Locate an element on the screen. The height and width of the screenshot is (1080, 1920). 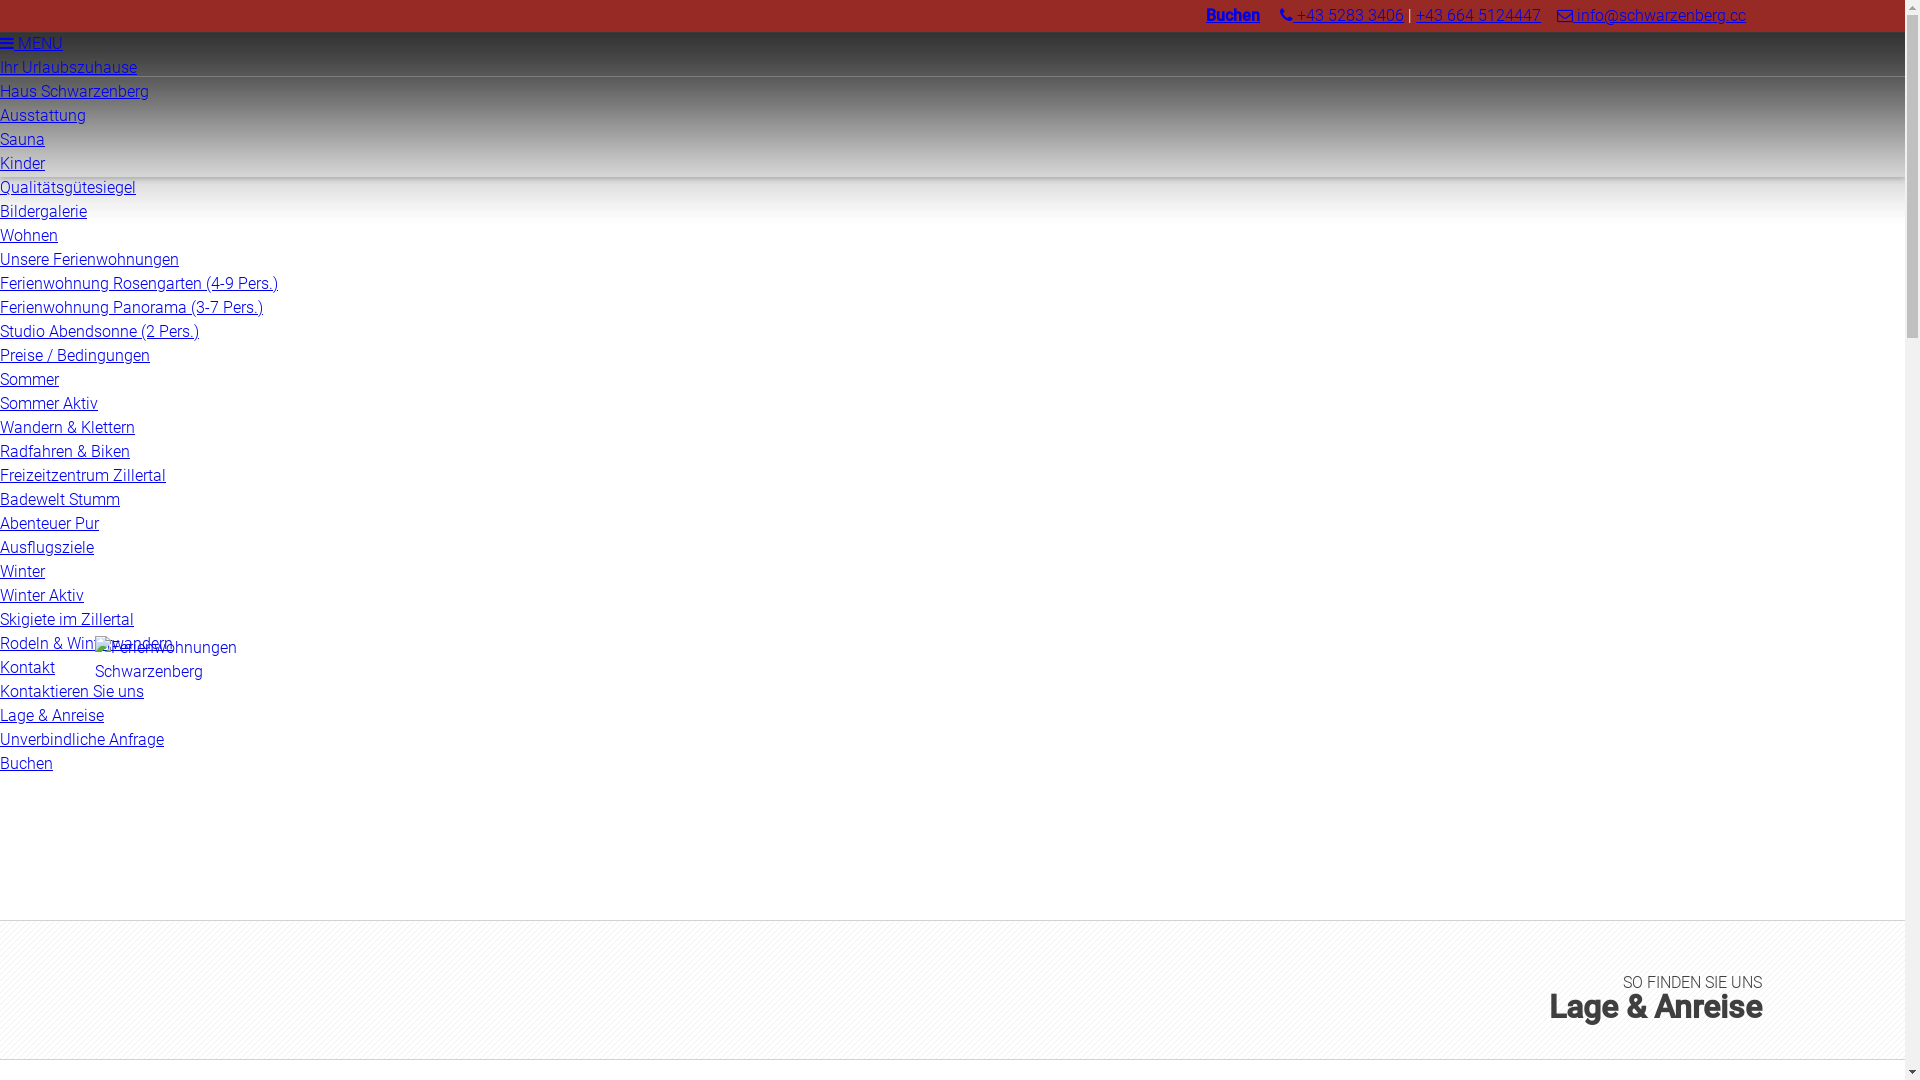
'Ausstattung' is located at coordinates (43, 115).